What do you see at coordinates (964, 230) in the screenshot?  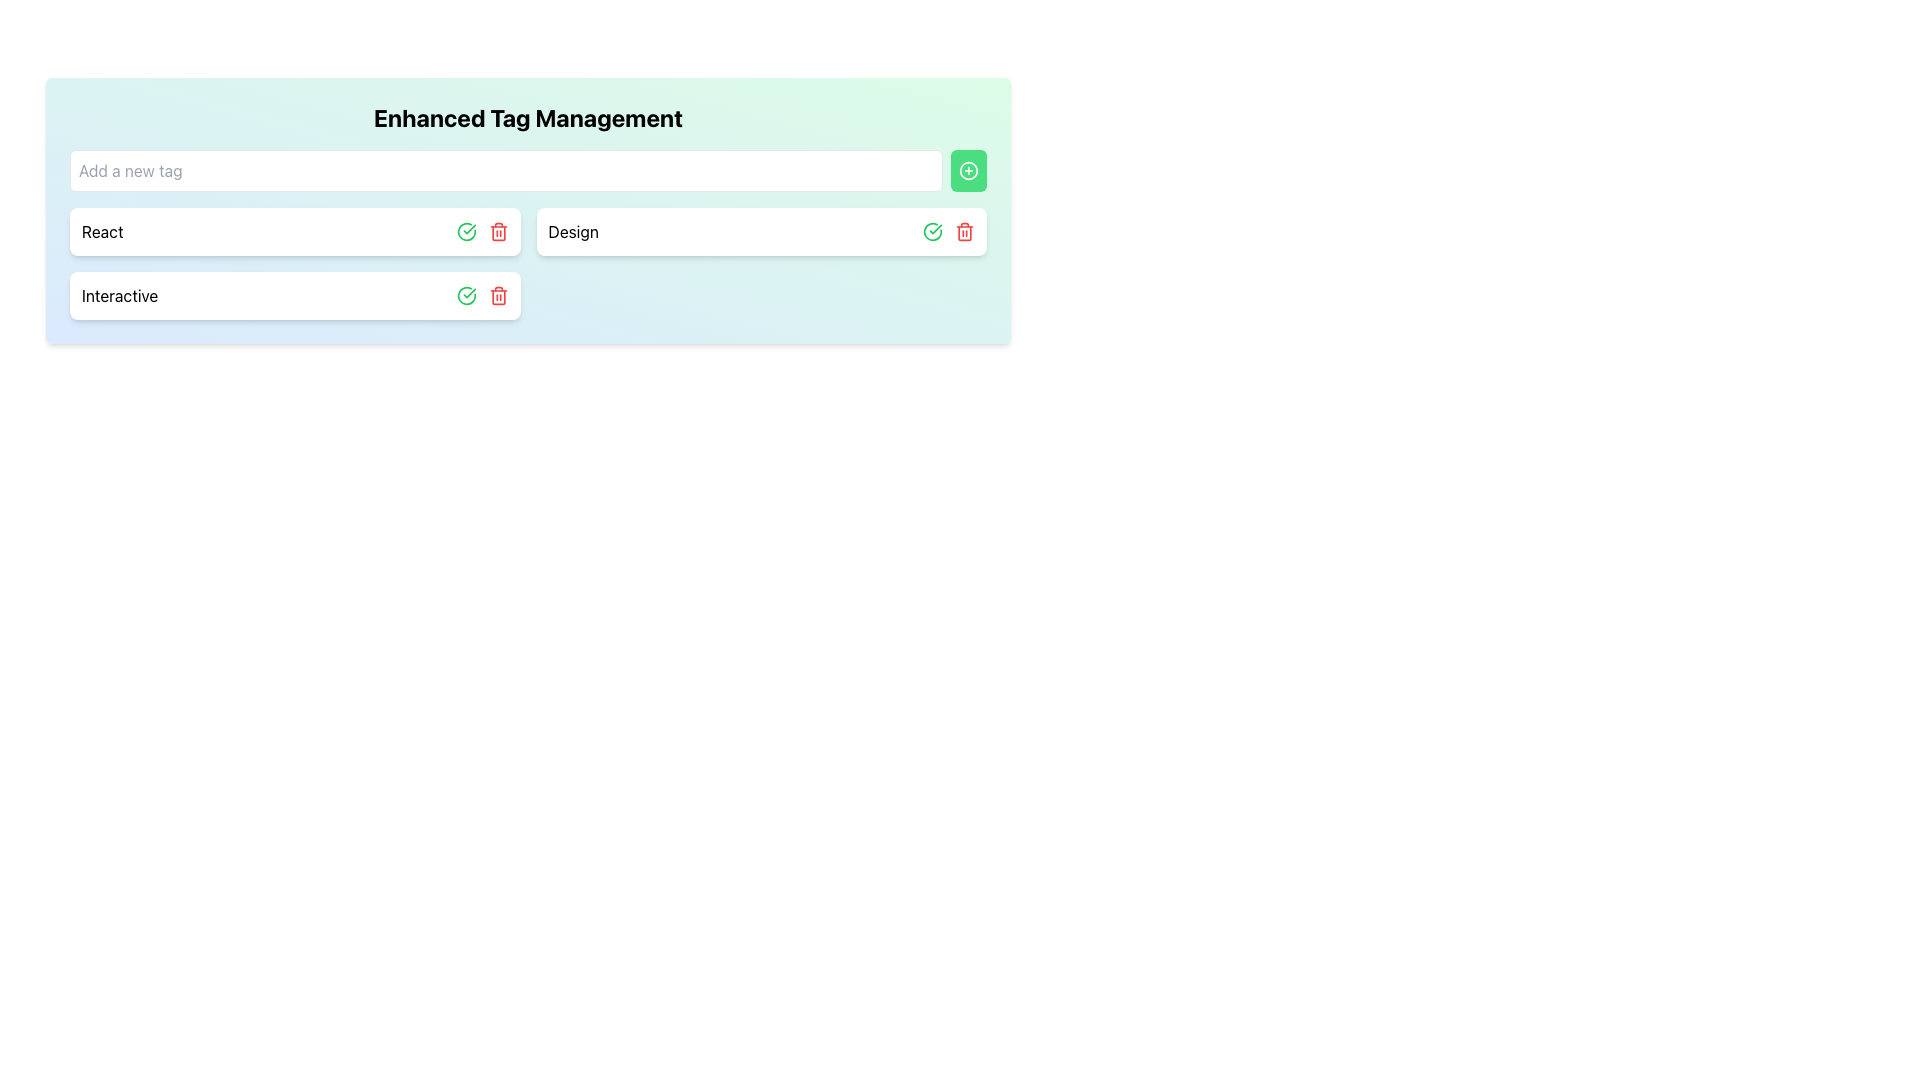 I see `the red-colored trash can icon button, which is located within the list item for the tag 'Design' in the tag management section` at bounding box center [964, 230].